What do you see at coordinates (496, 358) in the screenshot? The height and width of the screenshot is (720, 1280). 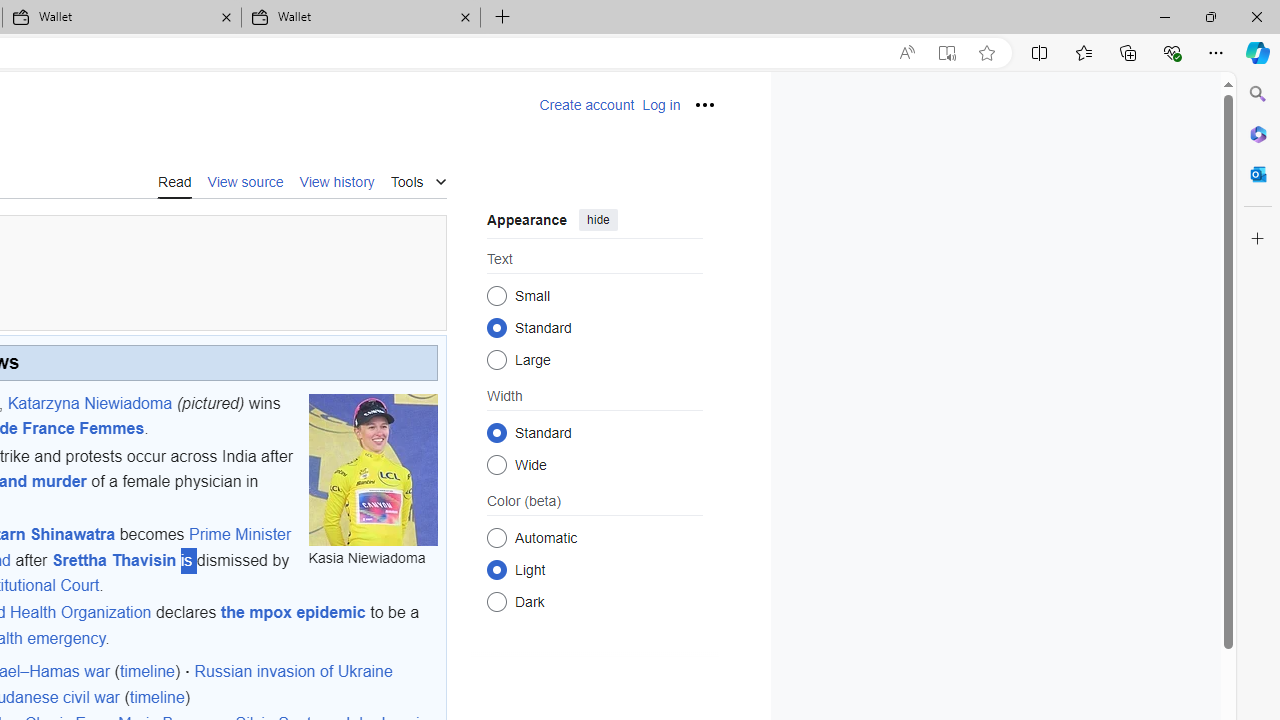 I see `'Large'` at bounding box center [496, 358].